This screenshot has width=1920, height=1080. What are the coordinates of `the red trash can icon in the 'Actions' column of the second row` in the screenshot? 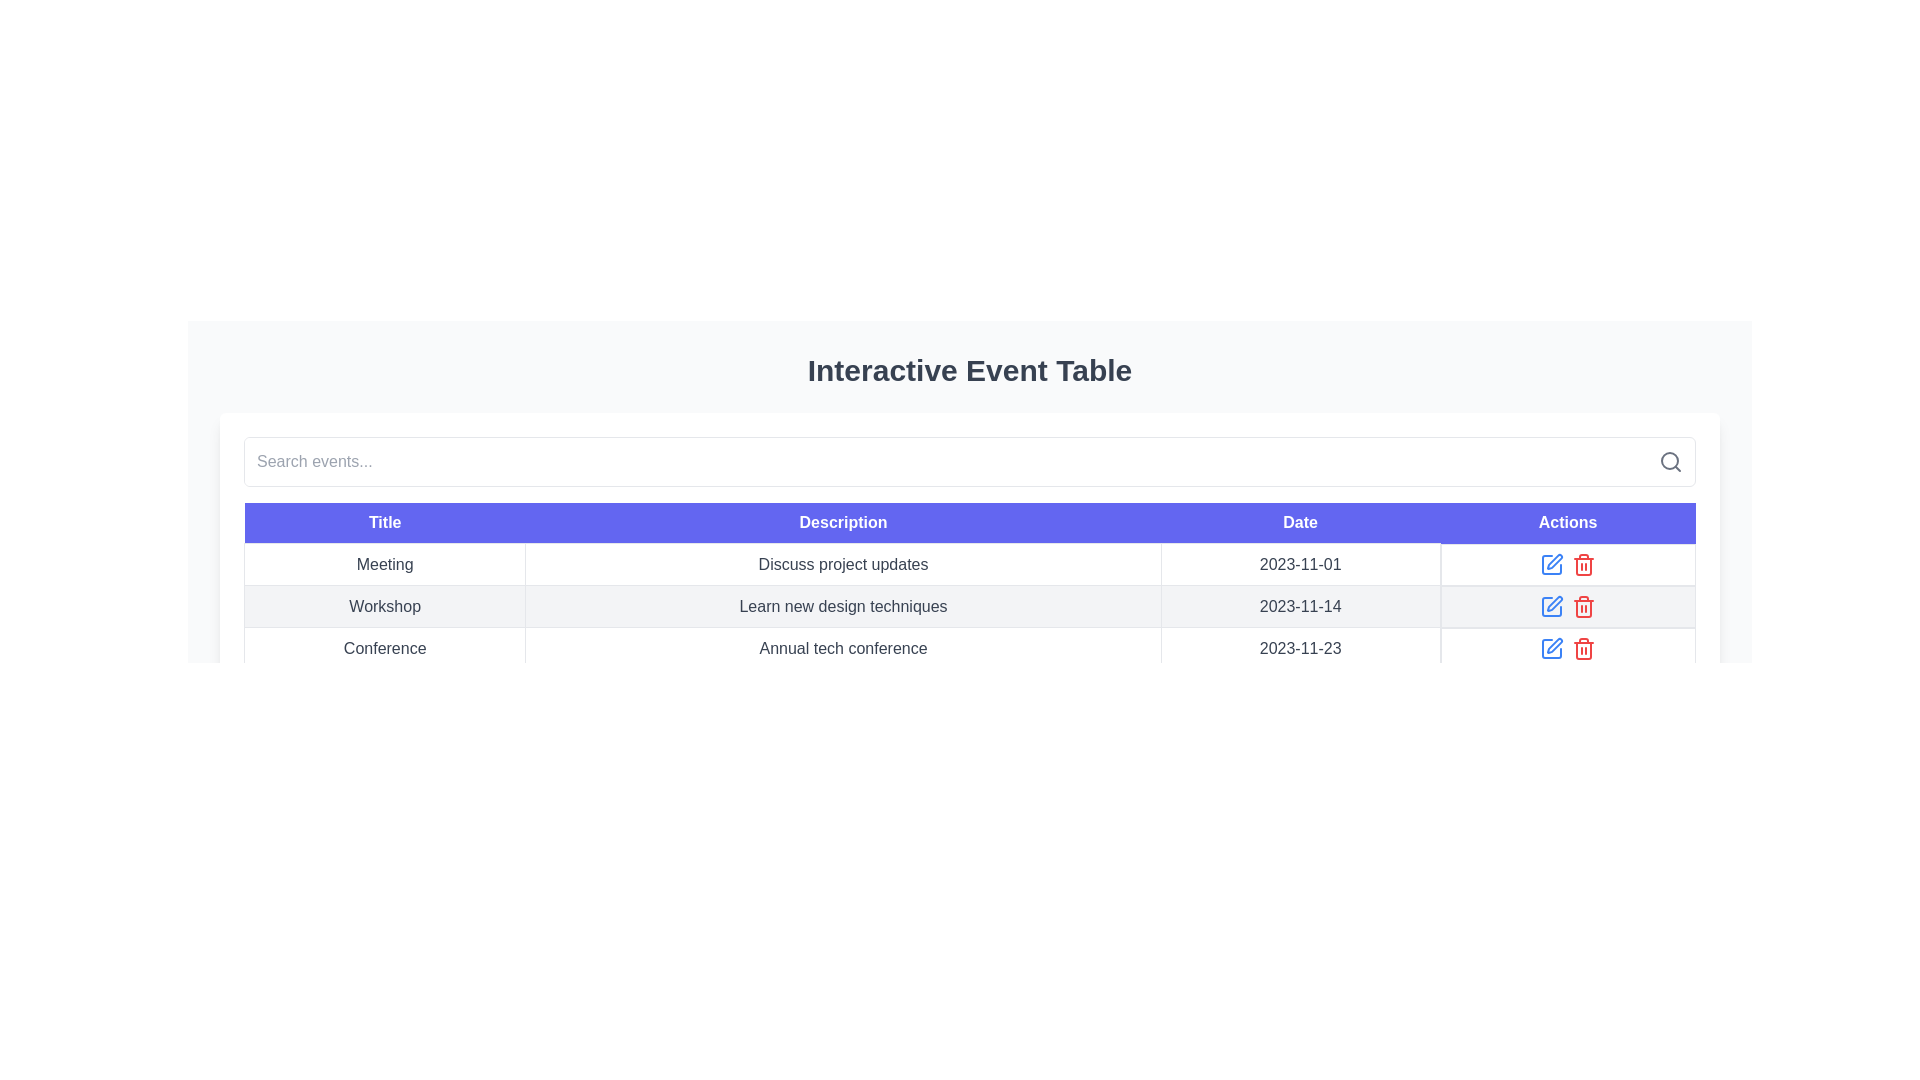 It's located at (1567, 605).